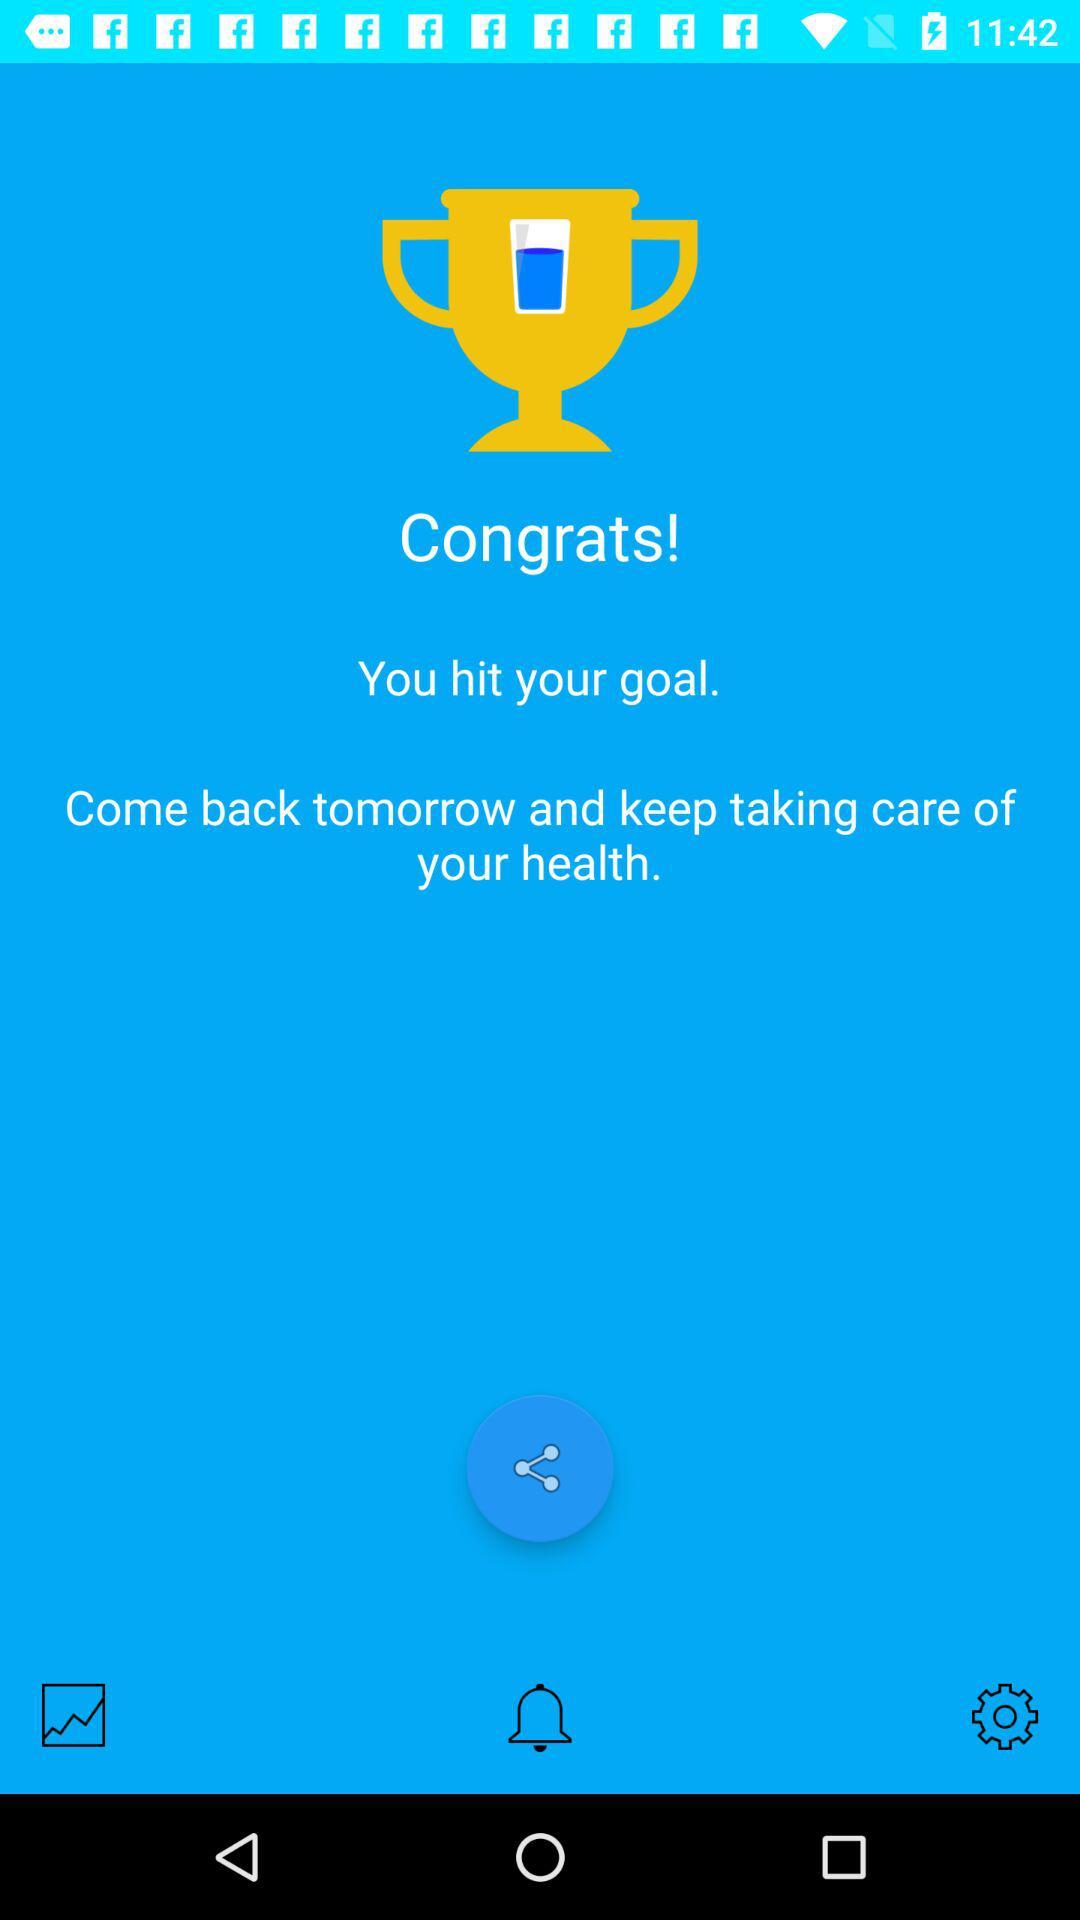 The image size is (1080, 1920). I want to click on the icon below the come back tomorrow icon, so click(72, 1714).